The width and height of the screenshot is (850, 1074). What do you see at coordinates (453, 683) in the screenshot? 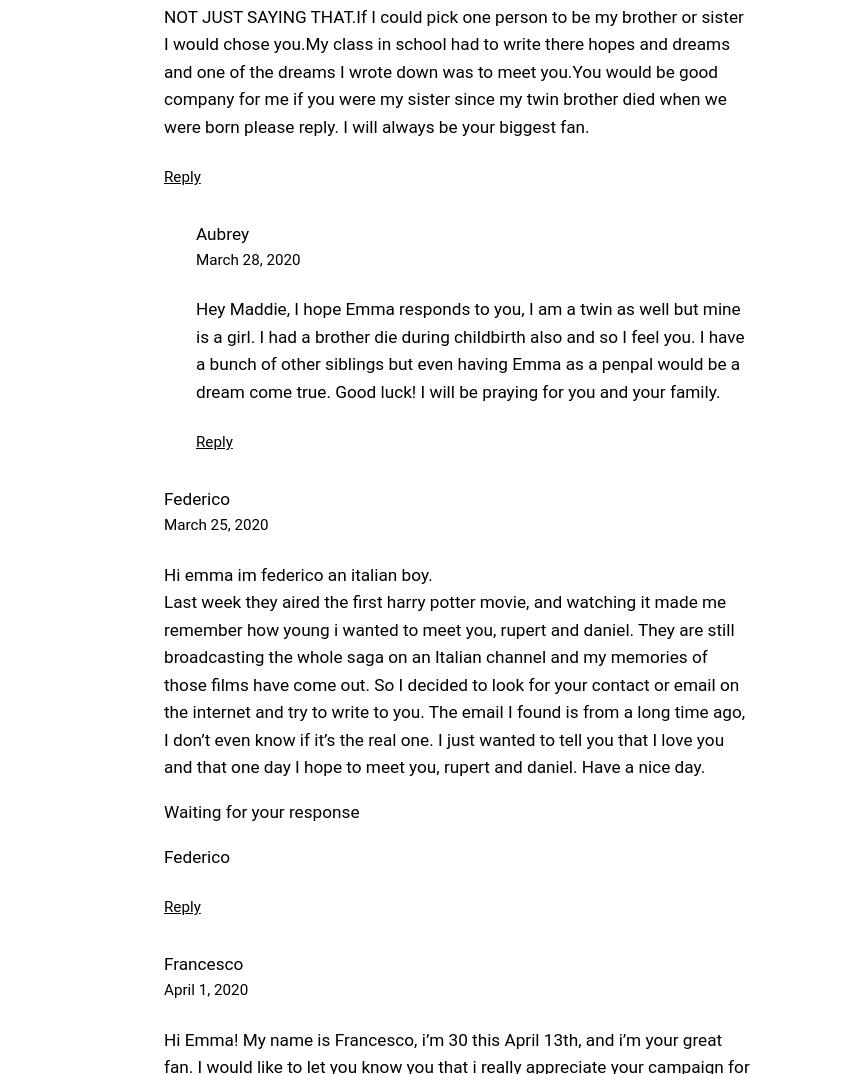
I see `'Last week they aired the first harry potter movie, and watching it made me remember how young i wanted to meet you, rupert and daniel. They are still broadcasting the whole saga on an Italian channel and my memories of those films have come out. So I decided to look for your contact or email on the internet and try to write to you. The email I found is from a long time ago, I don’t even know if it’s the real one. I just wanted to tell you that I love you and that one day I hope to meet you, rupert and daniel. Have a nice day.'` at bounding box center [453, 683].